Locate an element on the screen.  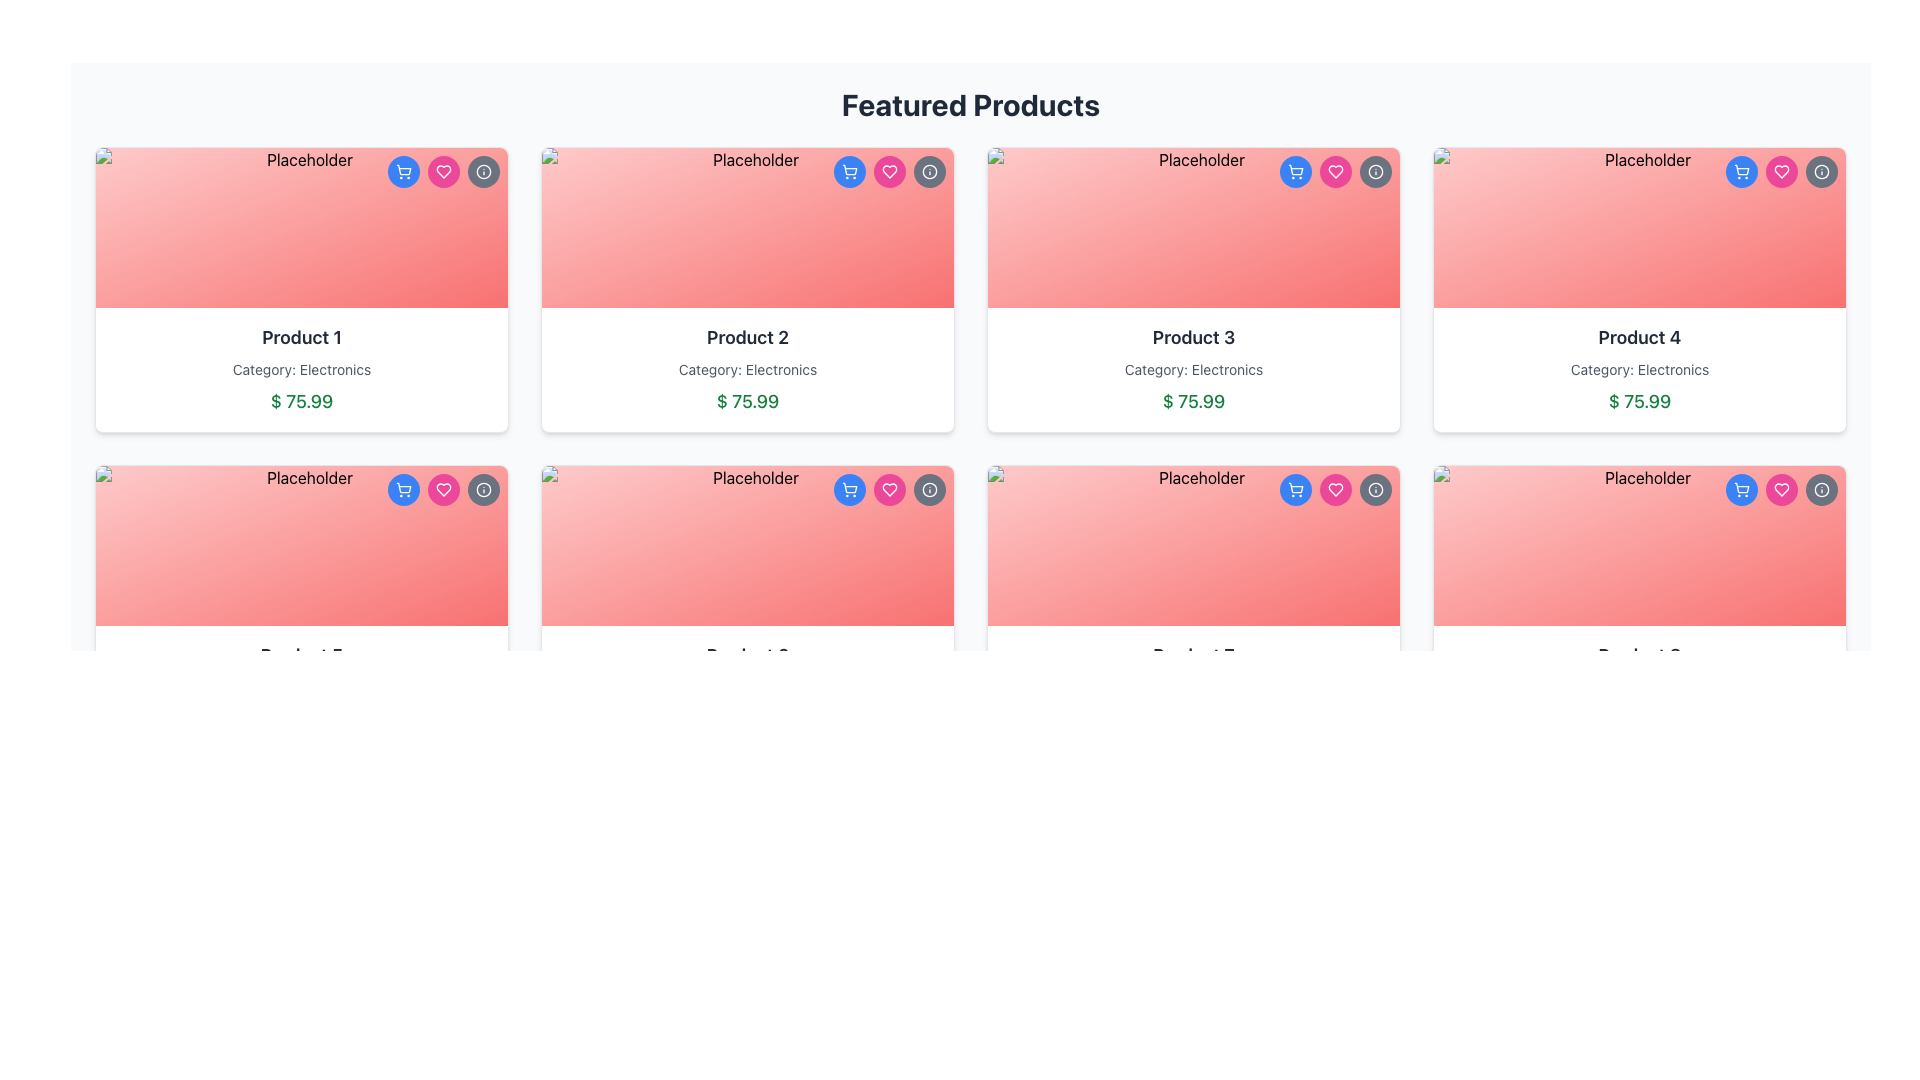
the circular information button with a gray background and white outline located in the top-right corner of the 'Product 4' card is located at coordinates (1822, 489).